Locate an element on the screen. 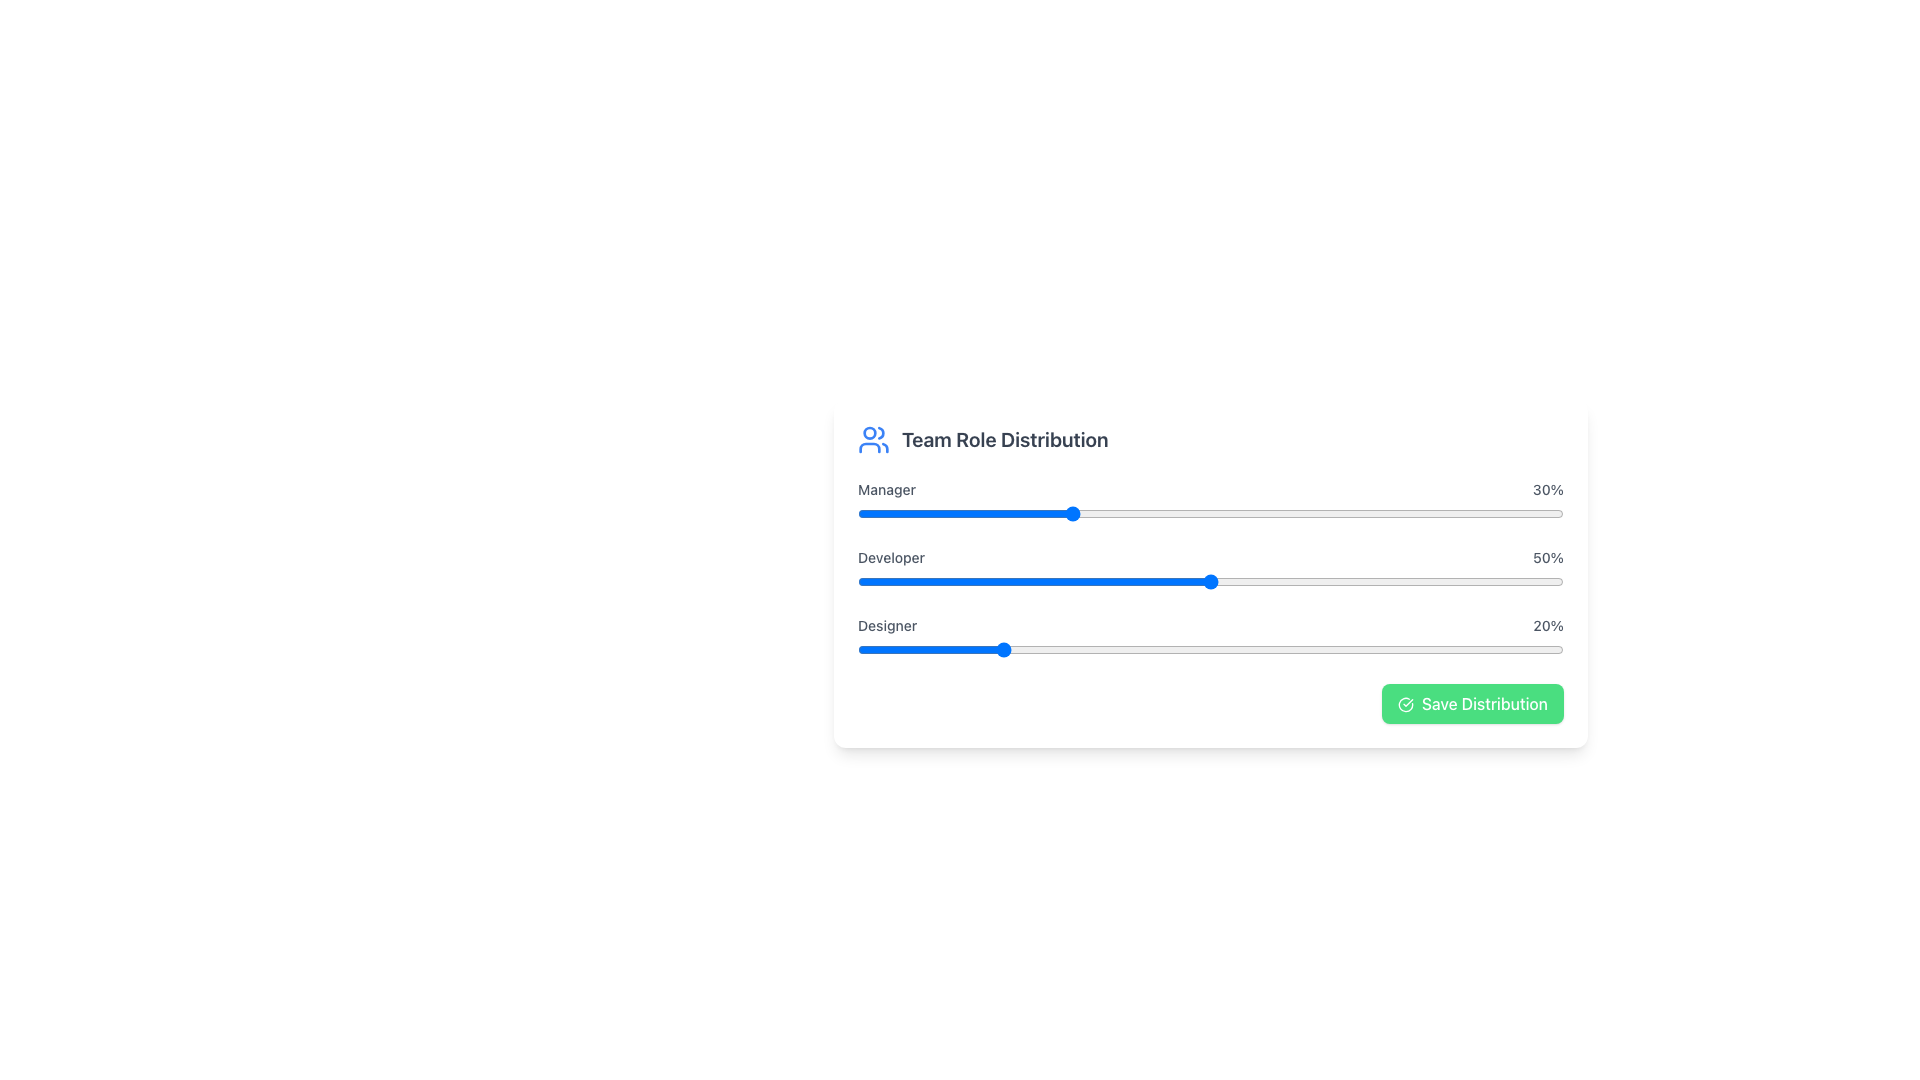 The width and height of the screenshot is (1920, 1080). the developer's role distribution percentage is located at coordinates (1266, 582).